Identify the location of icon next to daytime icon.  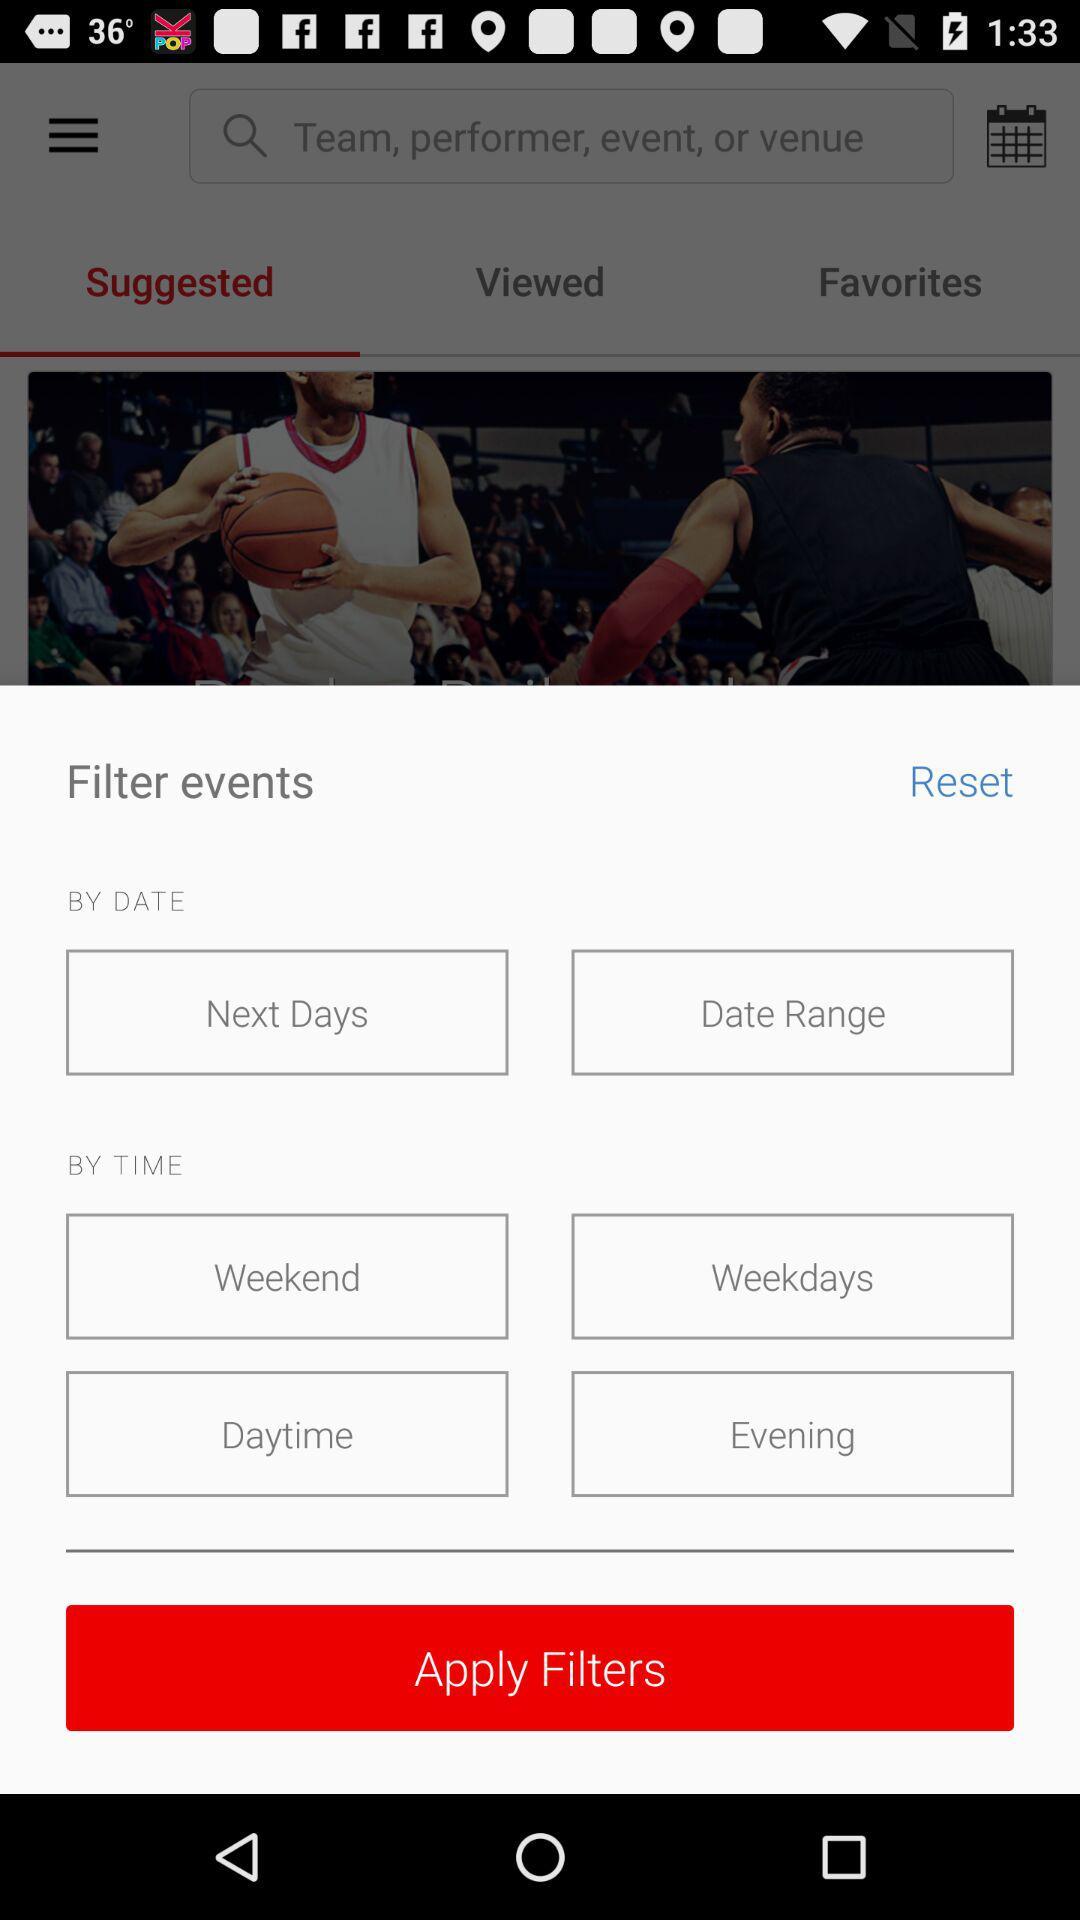
(791, 1433).